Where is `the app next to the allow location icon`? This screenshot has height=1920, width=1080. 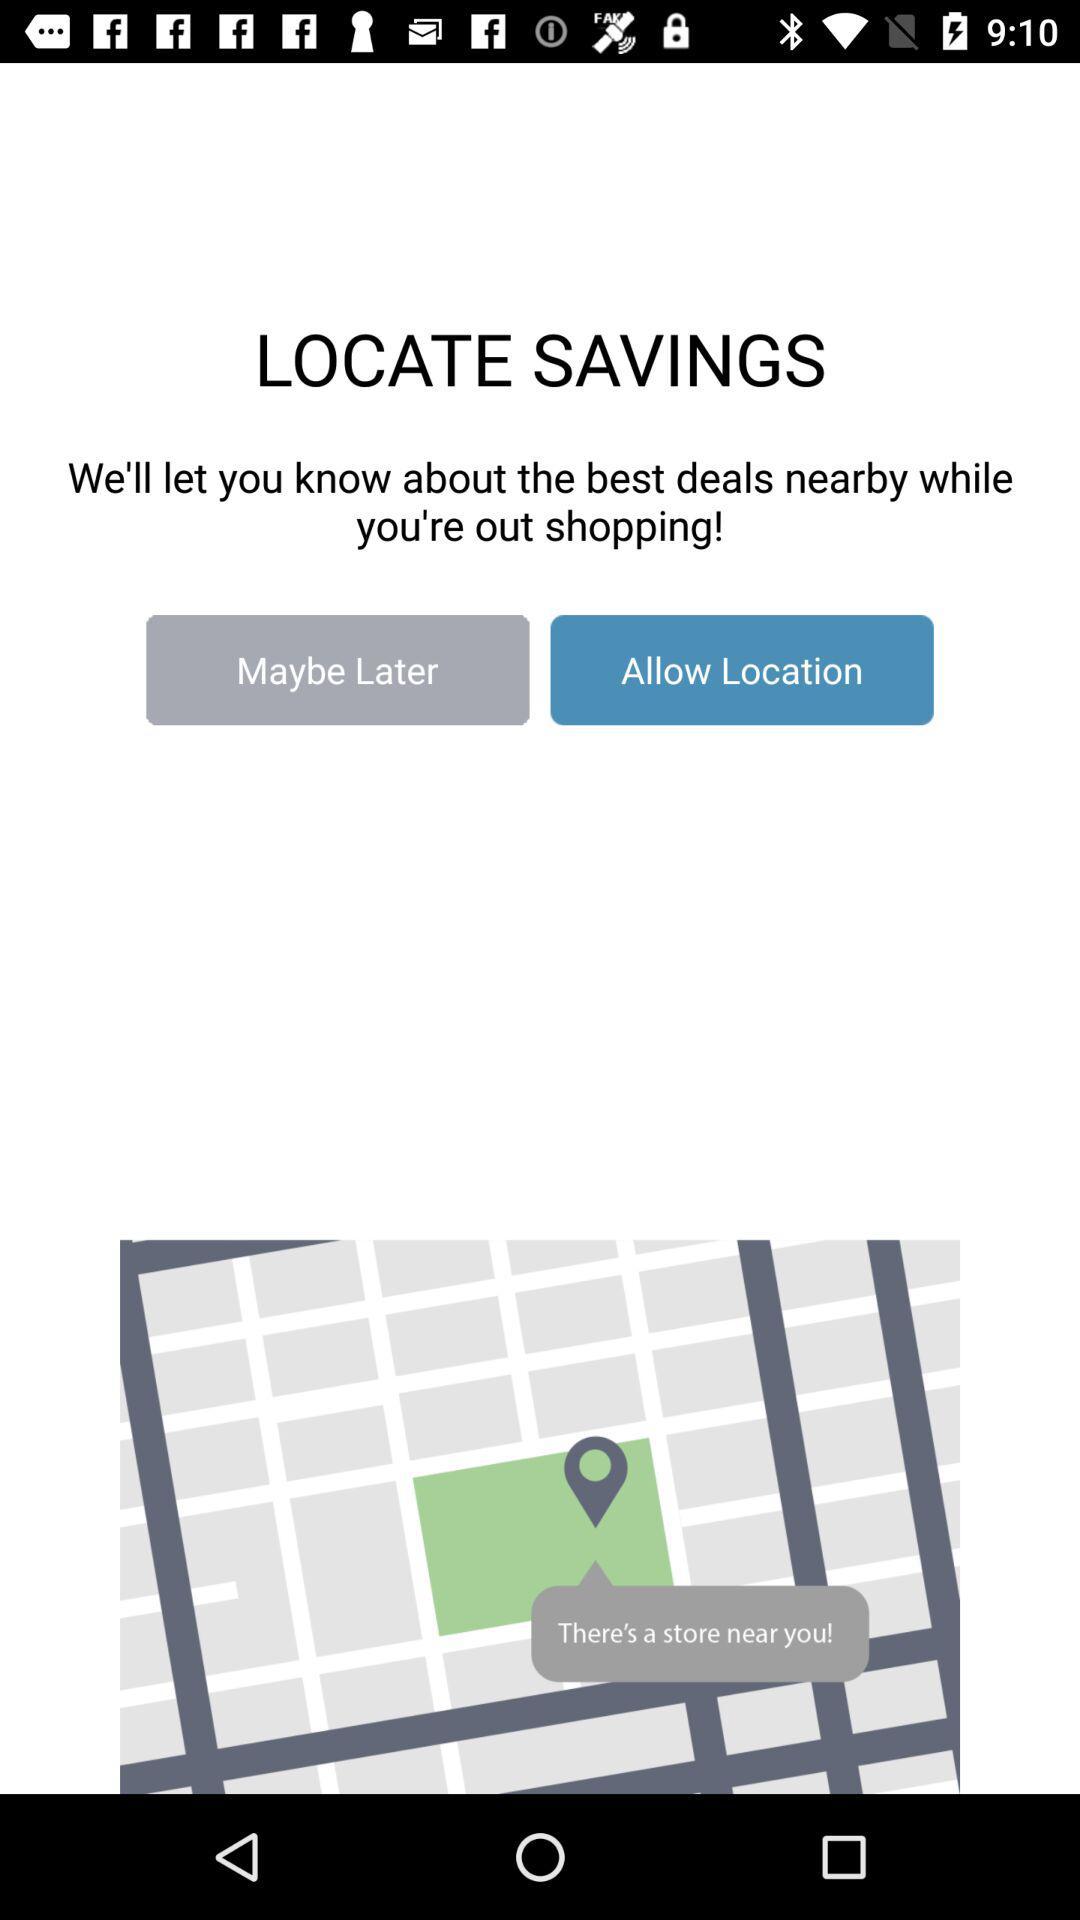 the app next to the allow location icon is located at coordinates (336, 670).